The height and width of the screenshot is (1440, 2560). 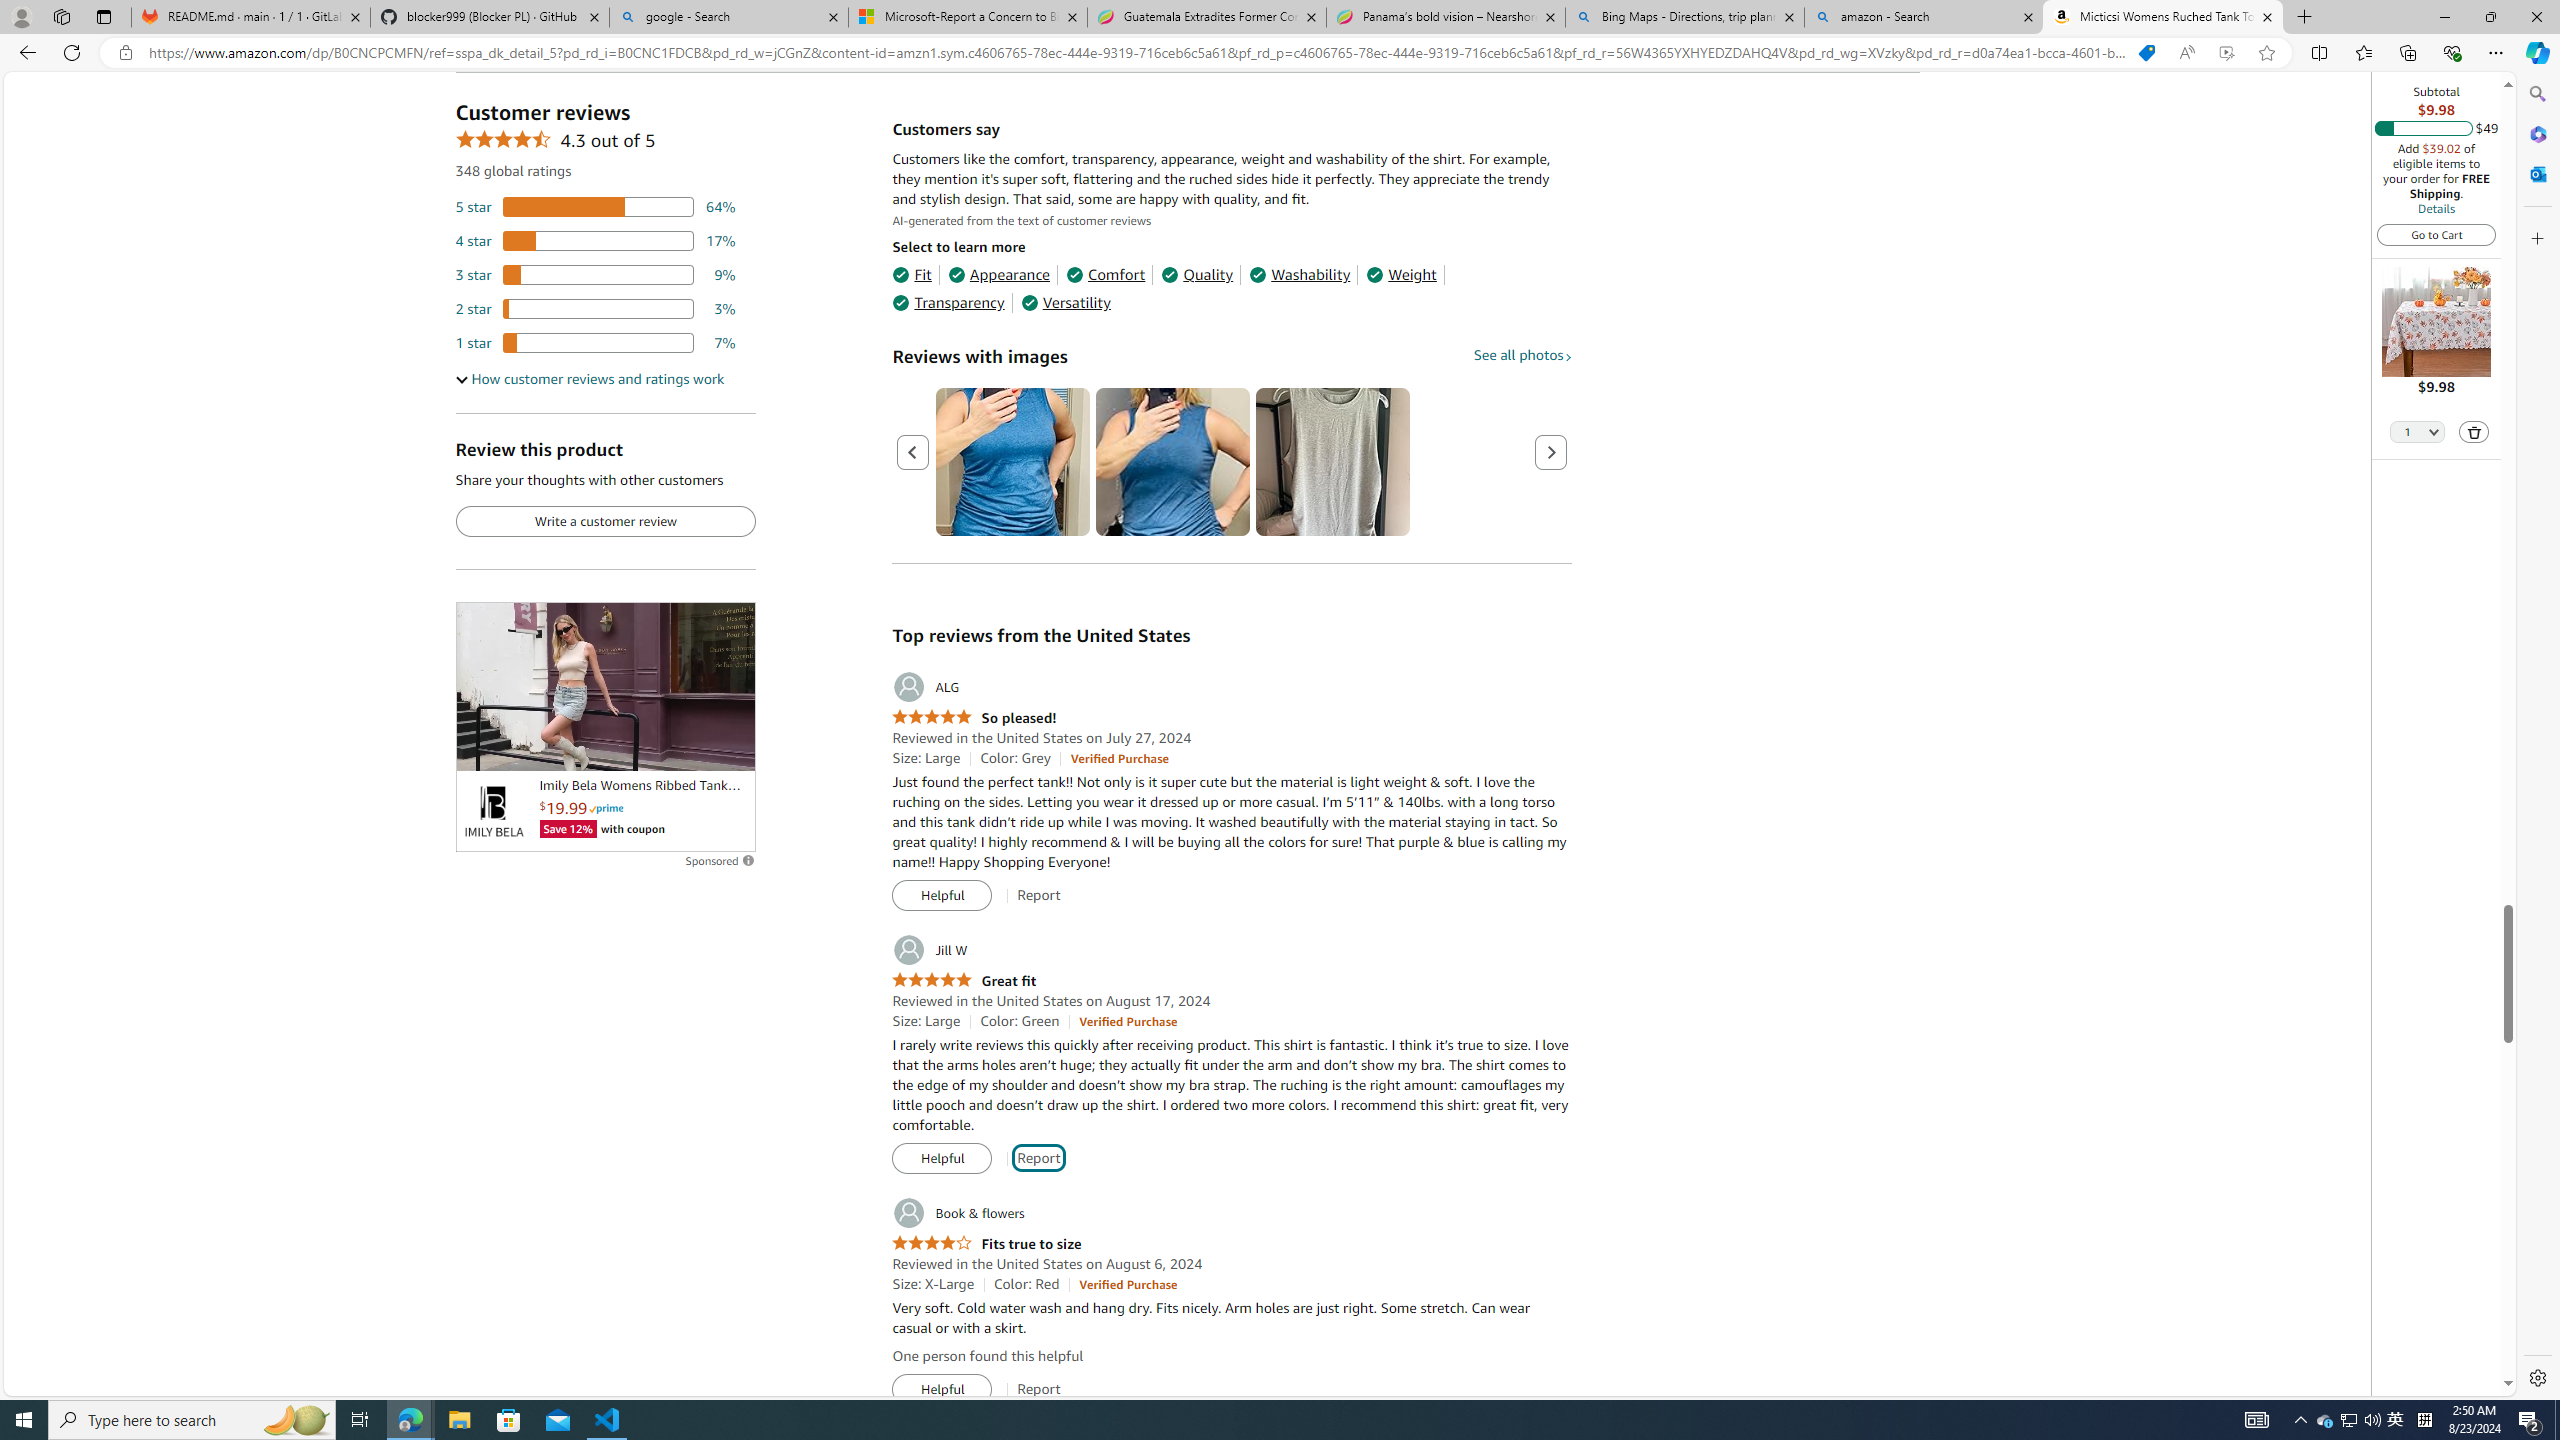 I want to click on 'Report', so click(x=1038, y=1389).